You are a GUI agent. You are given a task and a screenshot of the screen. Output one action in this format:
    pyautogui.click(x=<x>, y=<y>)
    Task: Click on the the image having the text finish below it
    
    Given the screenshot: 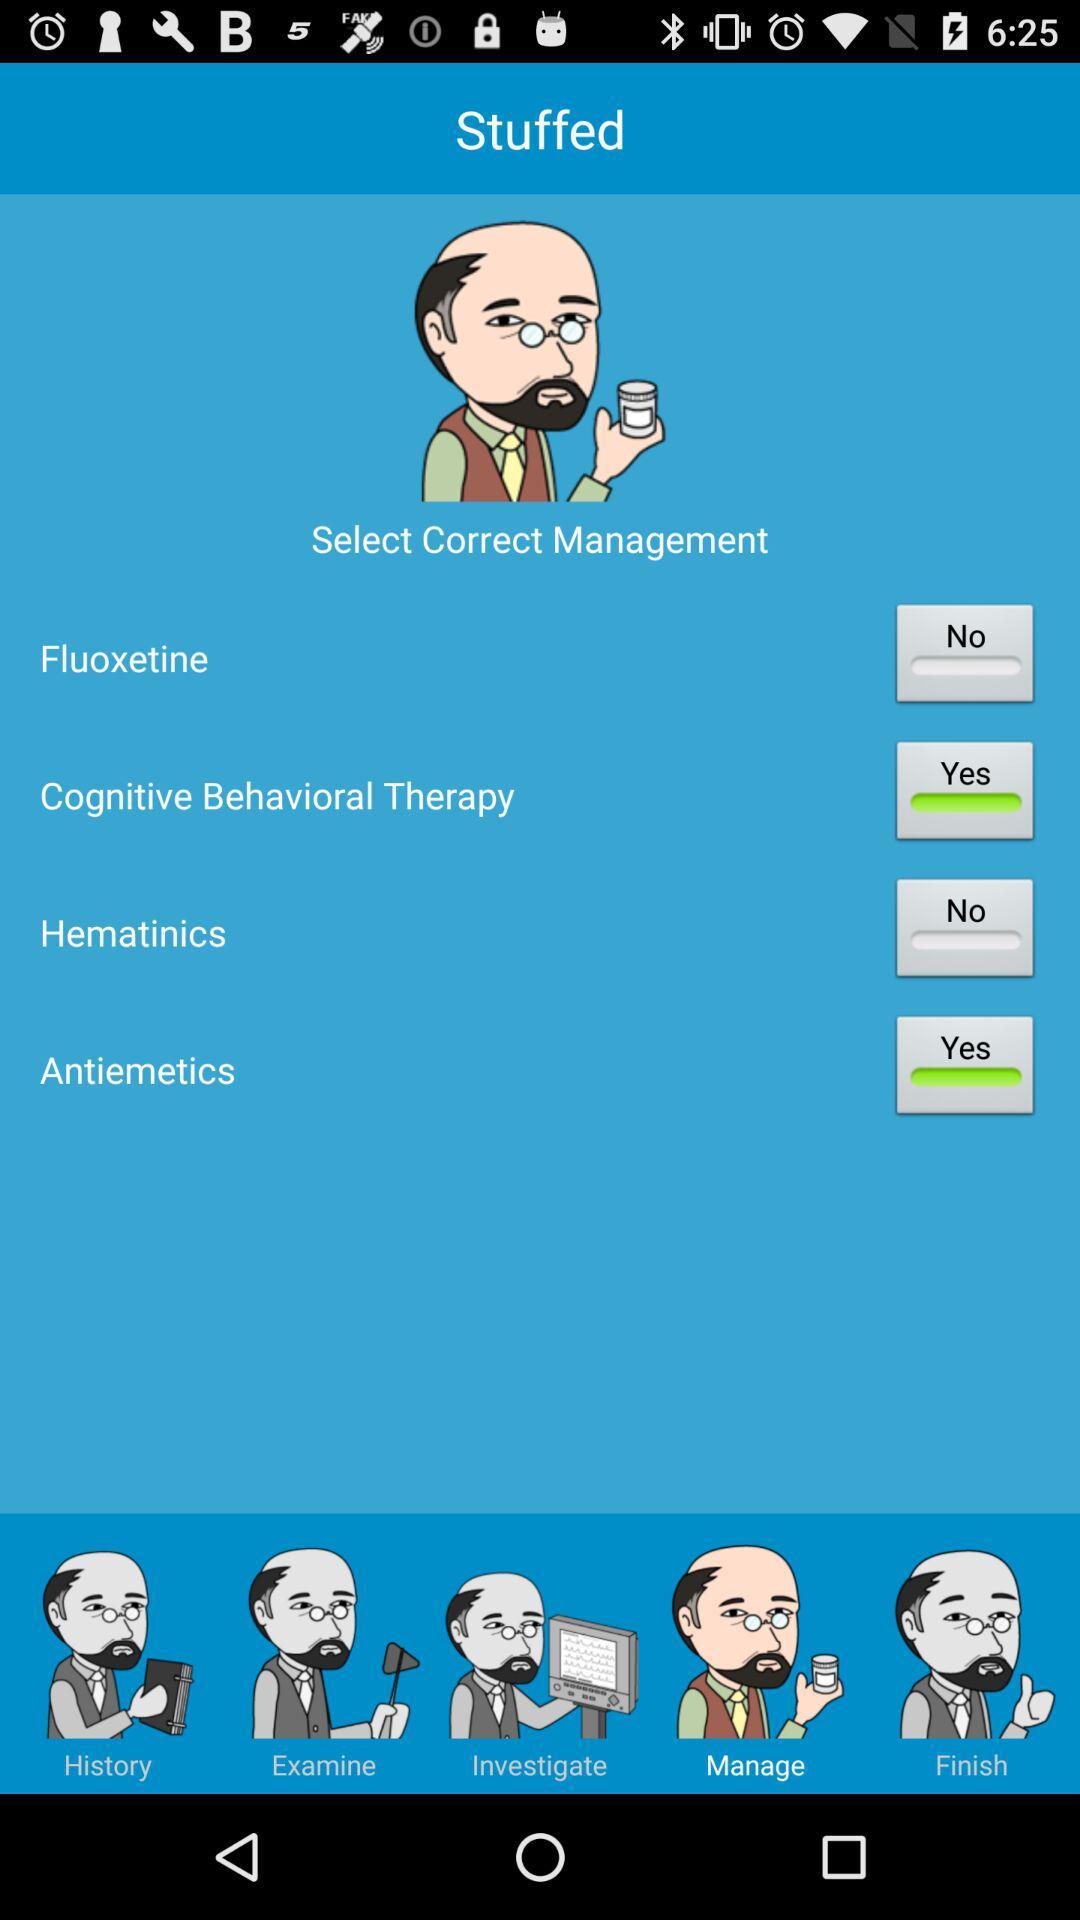 What is the action you would take?
    pyautogui.click(x=971, y=1654)
    